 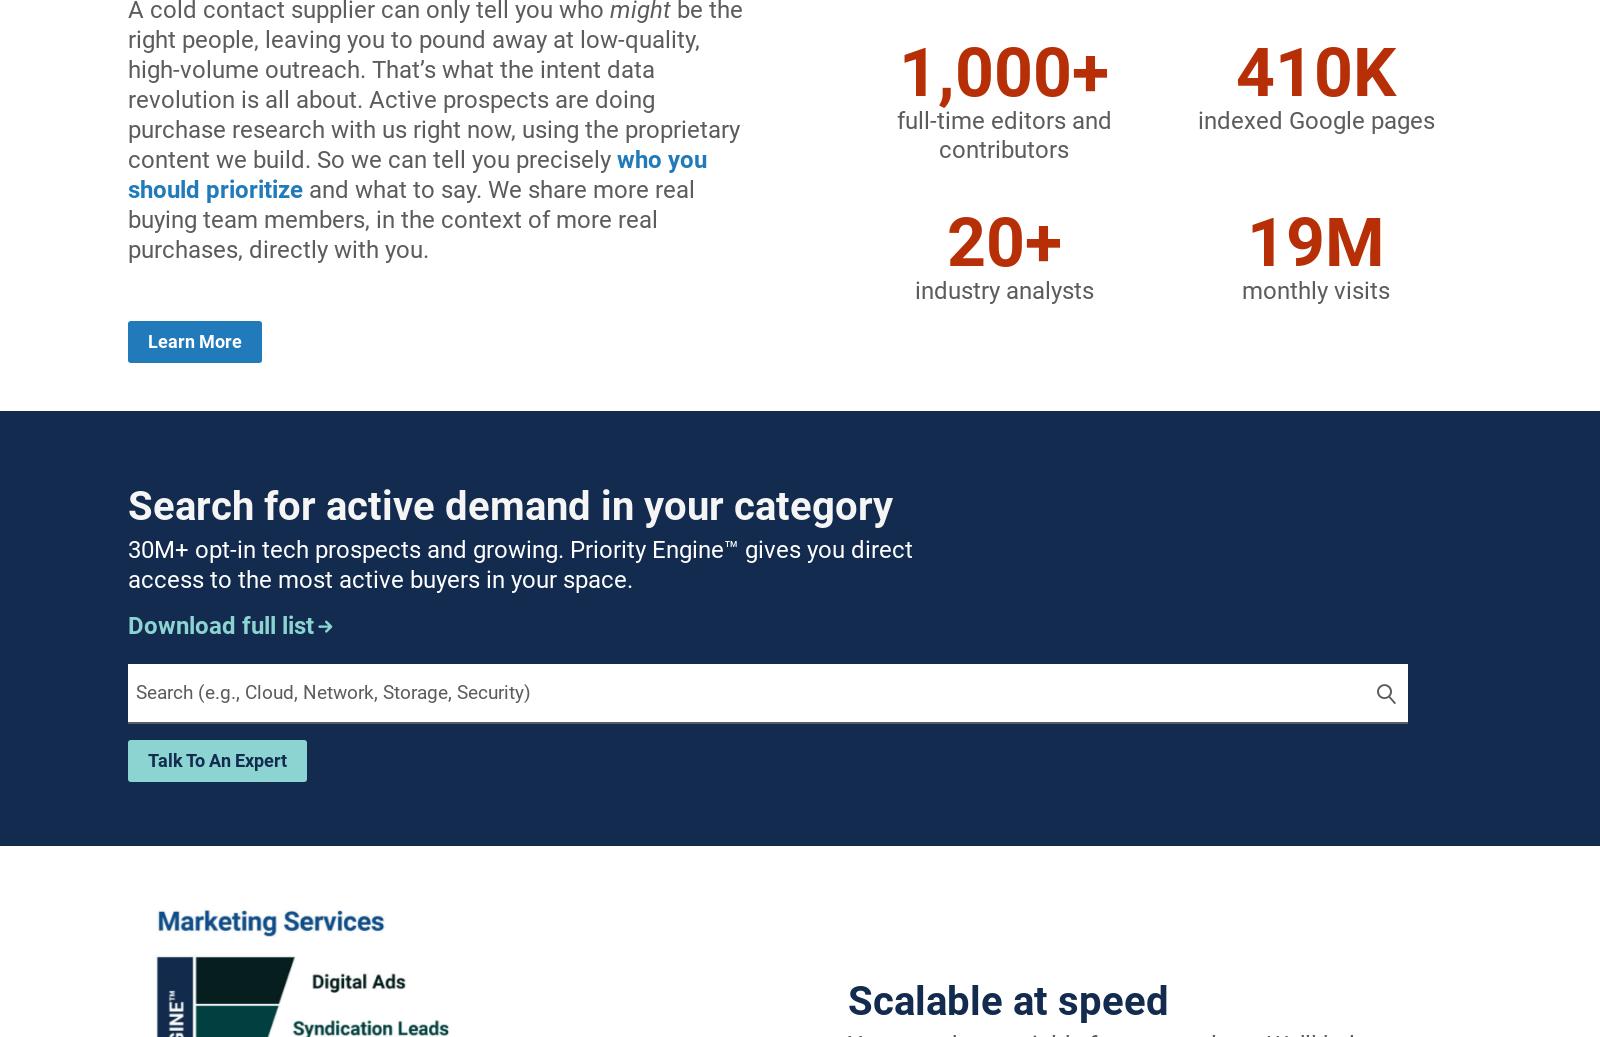 I want to click on '30M+ opt-in tech prospects and growing. Priority Engine™ gives you direct access to the most active buyers in your space.', so click(x=519, y=564).